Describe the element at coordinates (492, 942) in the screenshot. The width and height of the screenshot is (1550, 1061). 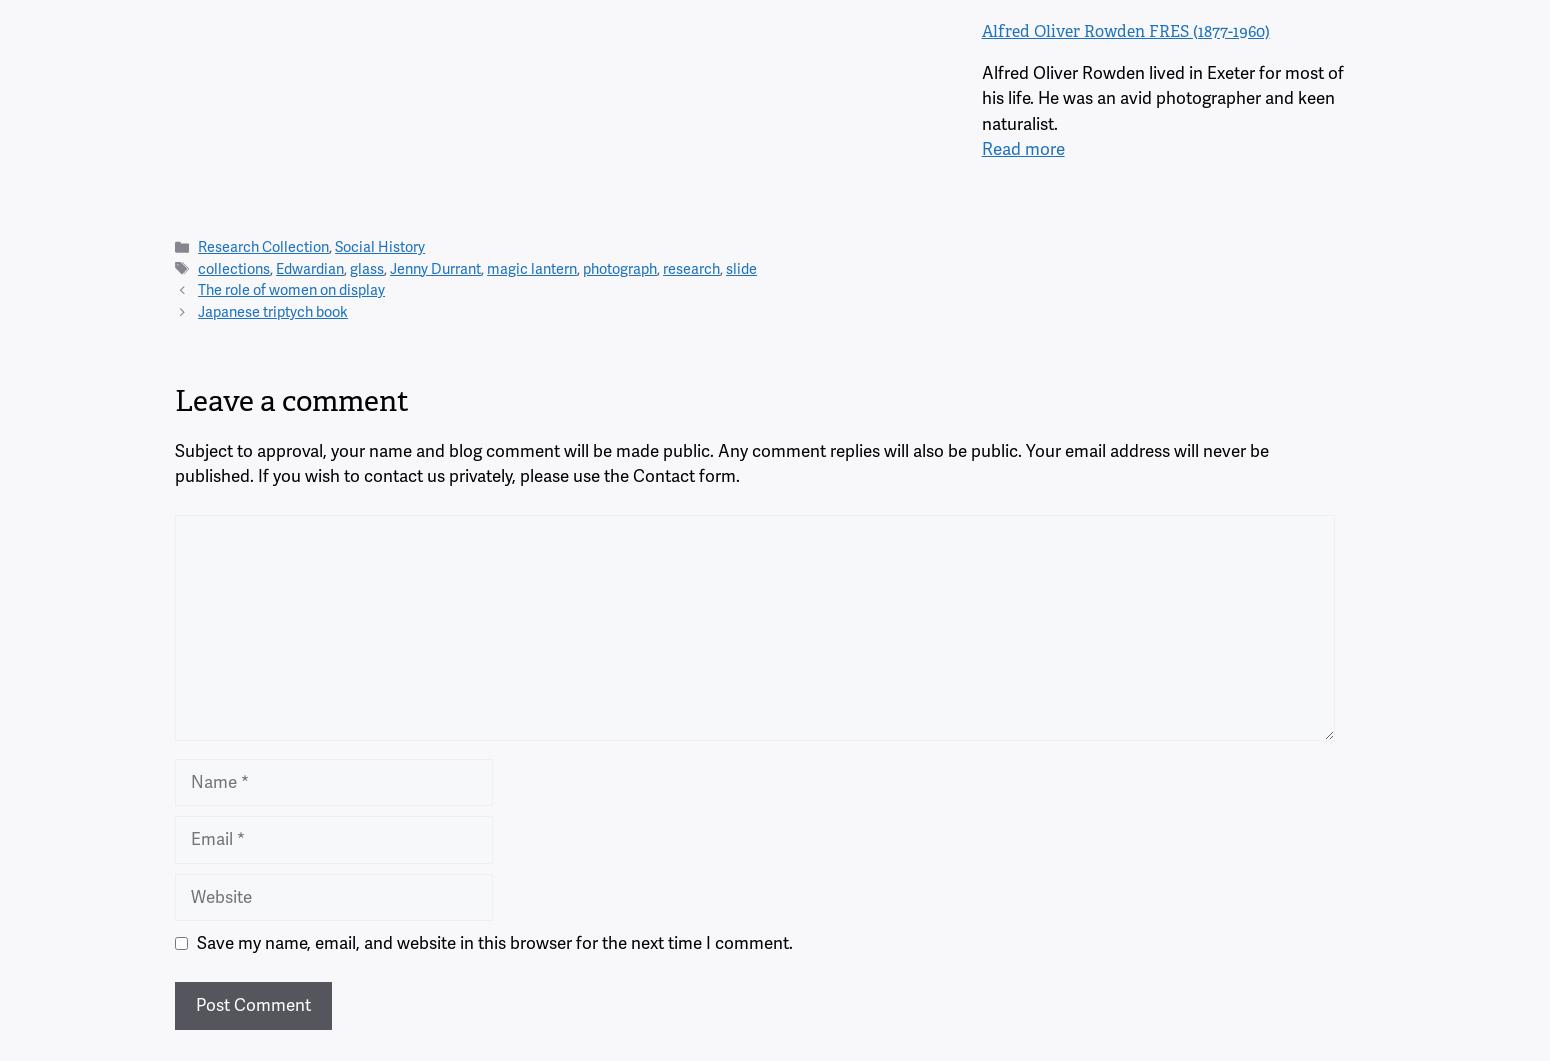
I see `'Save my name, email, and website in this browser for the next time I comment.'` at that location.